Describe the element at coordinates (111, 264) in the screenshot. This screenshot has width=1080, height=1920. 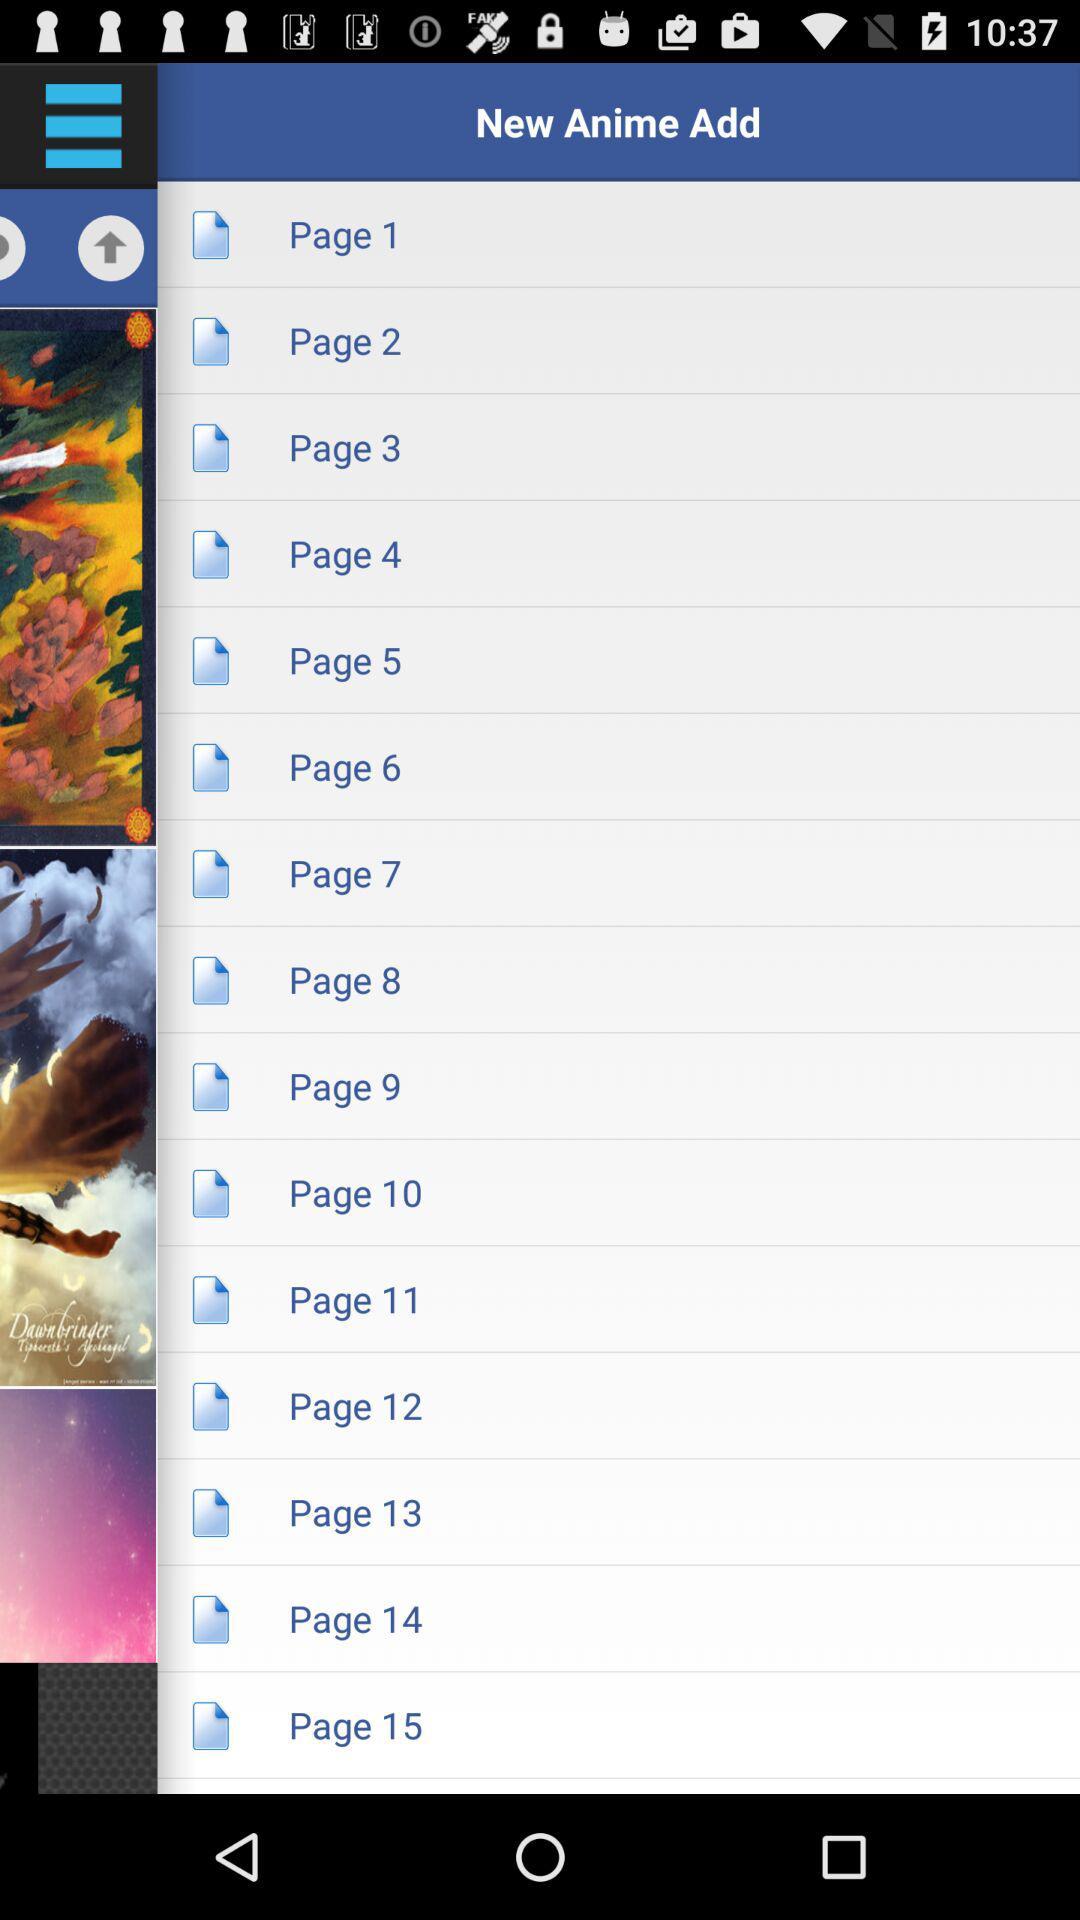
I see `the arrow_upward icon` at that location.